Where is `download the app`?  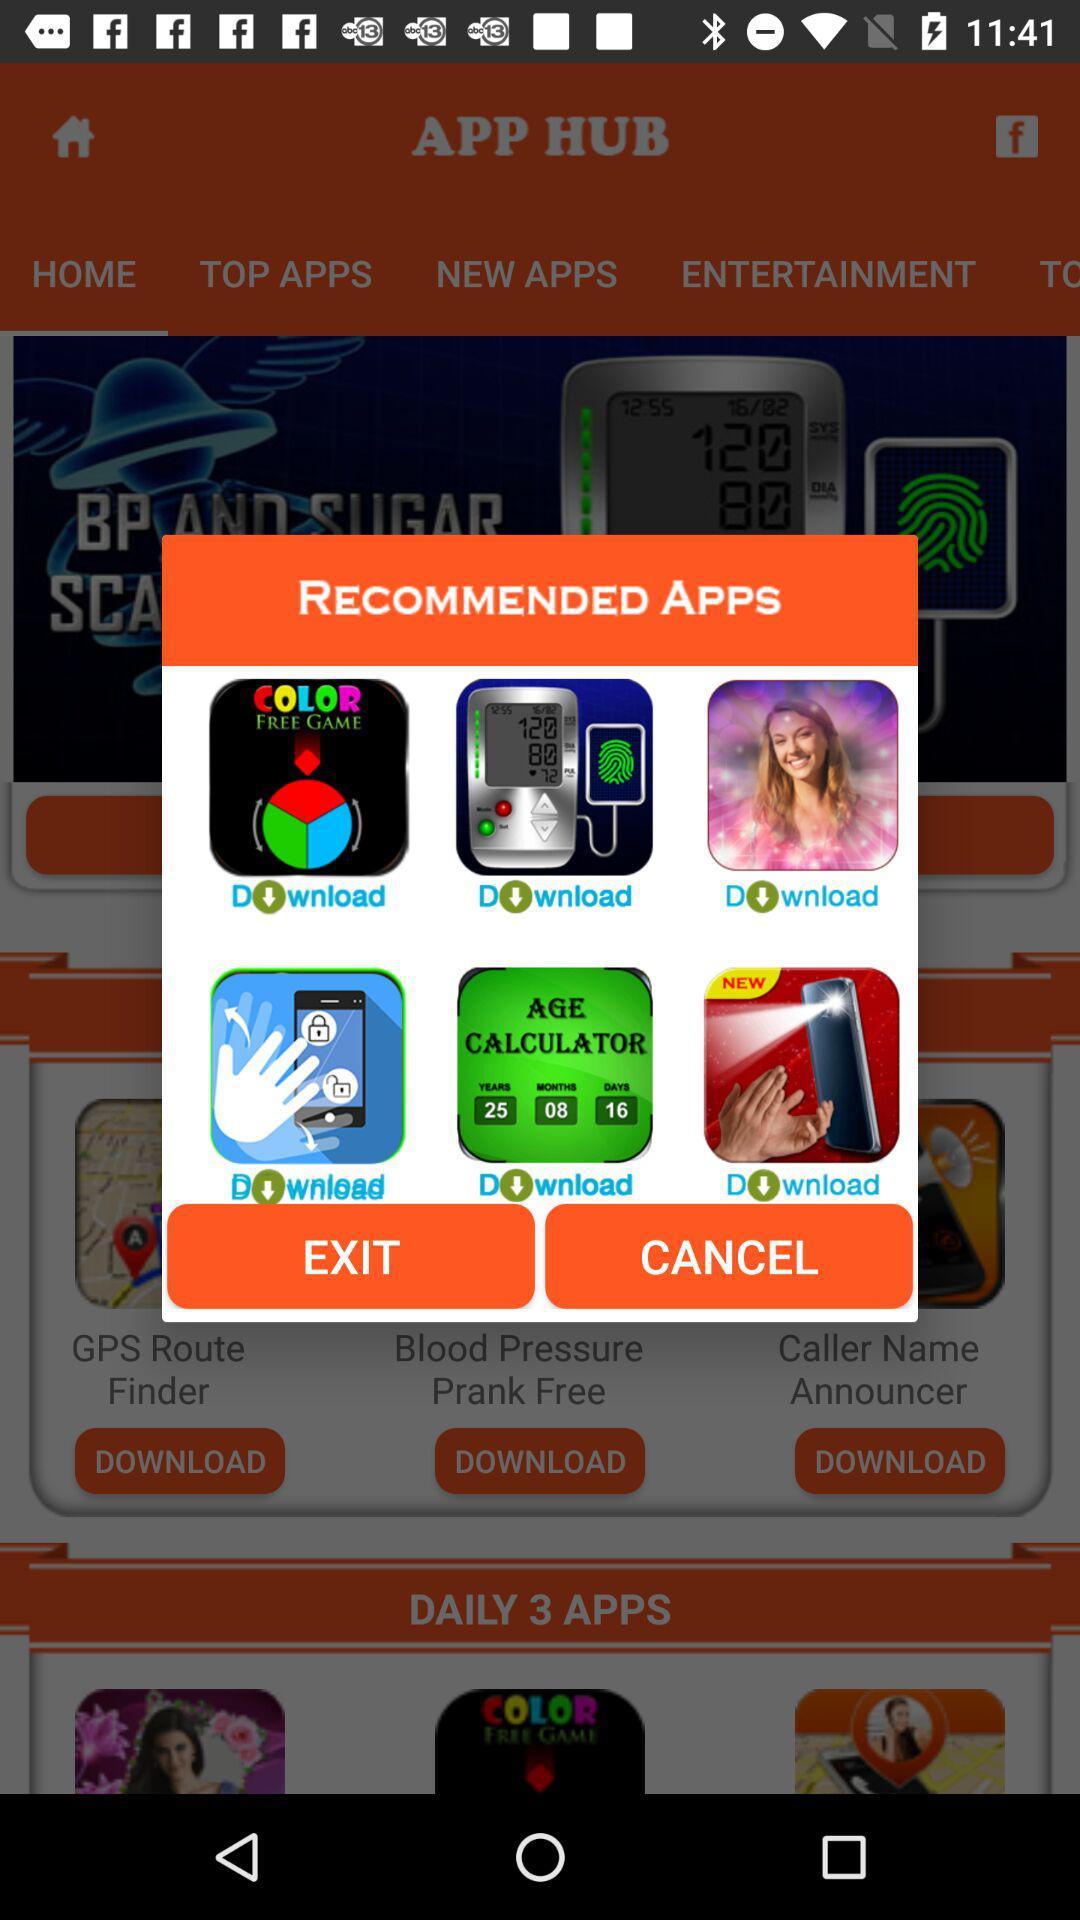 download the app is located at coordinates (540, 783).